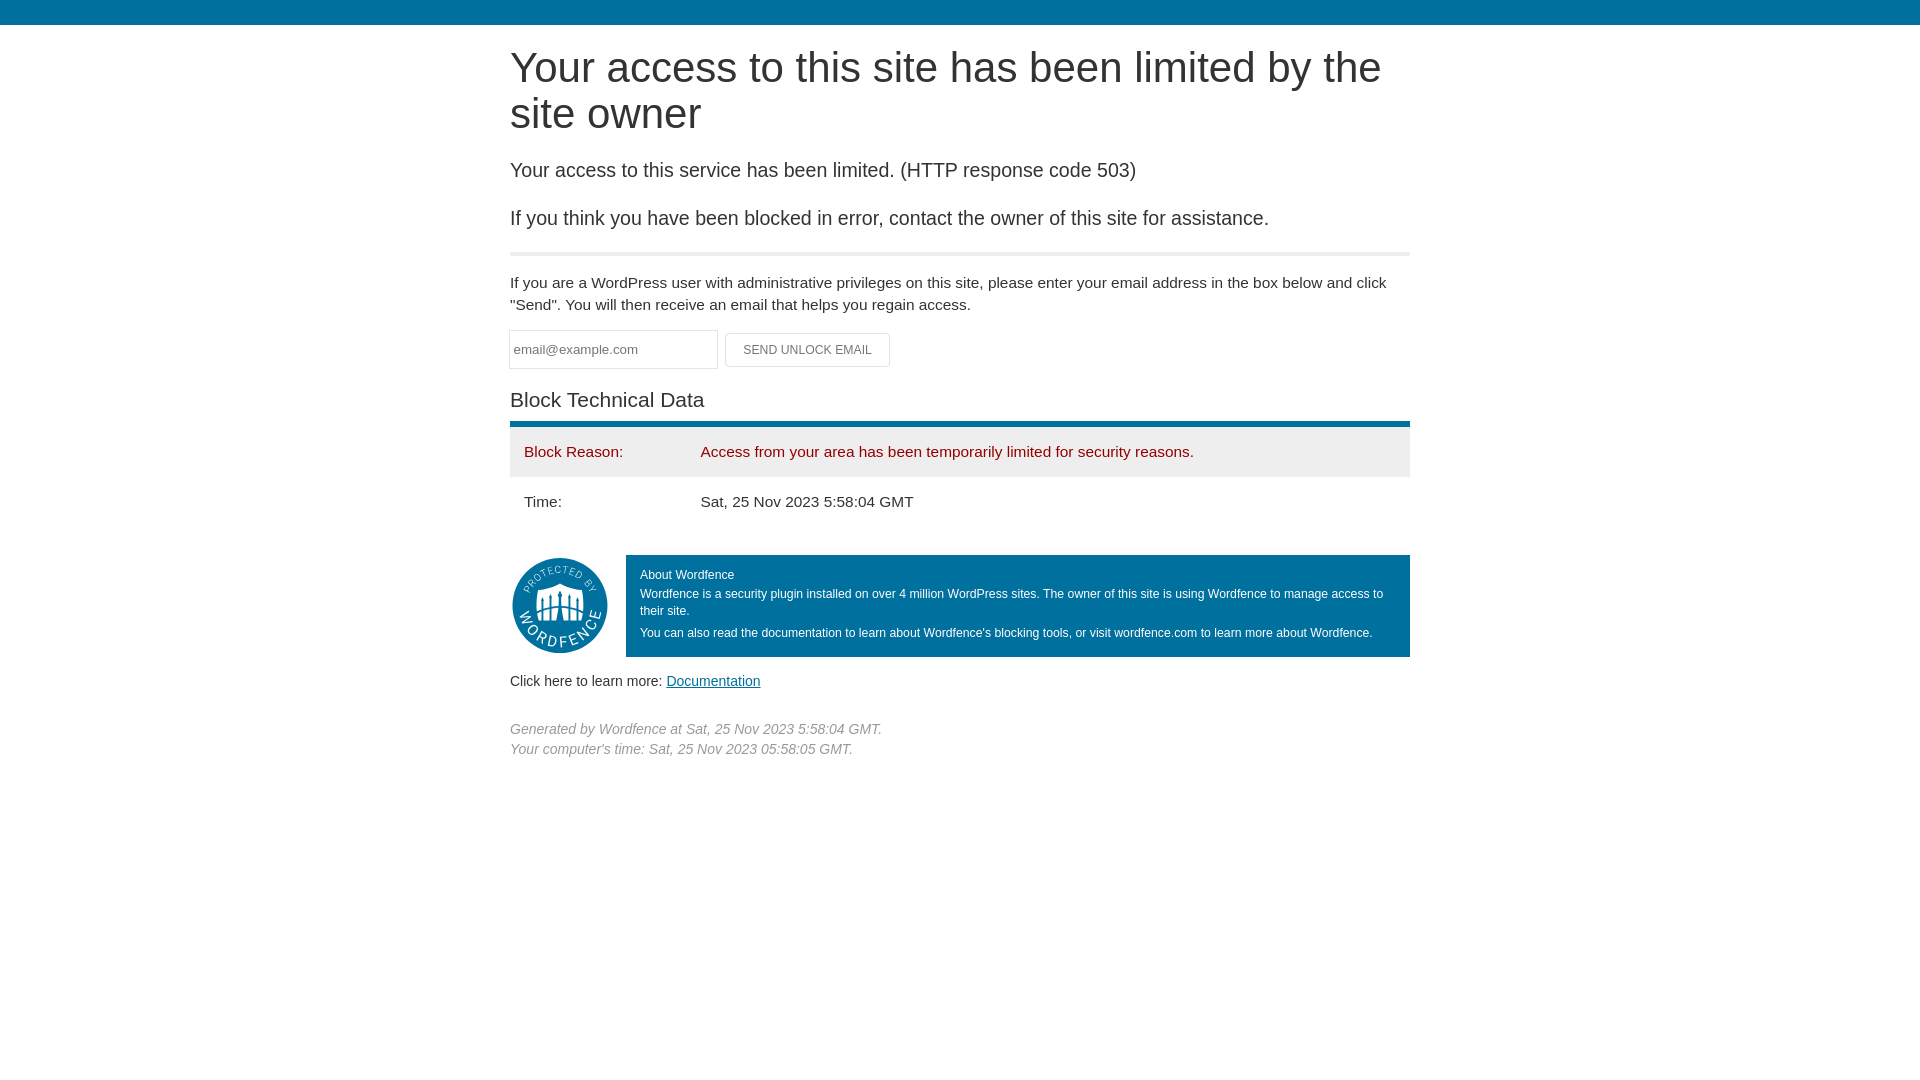  I want to click on 'Send Unlock Email', so click(723, 349).